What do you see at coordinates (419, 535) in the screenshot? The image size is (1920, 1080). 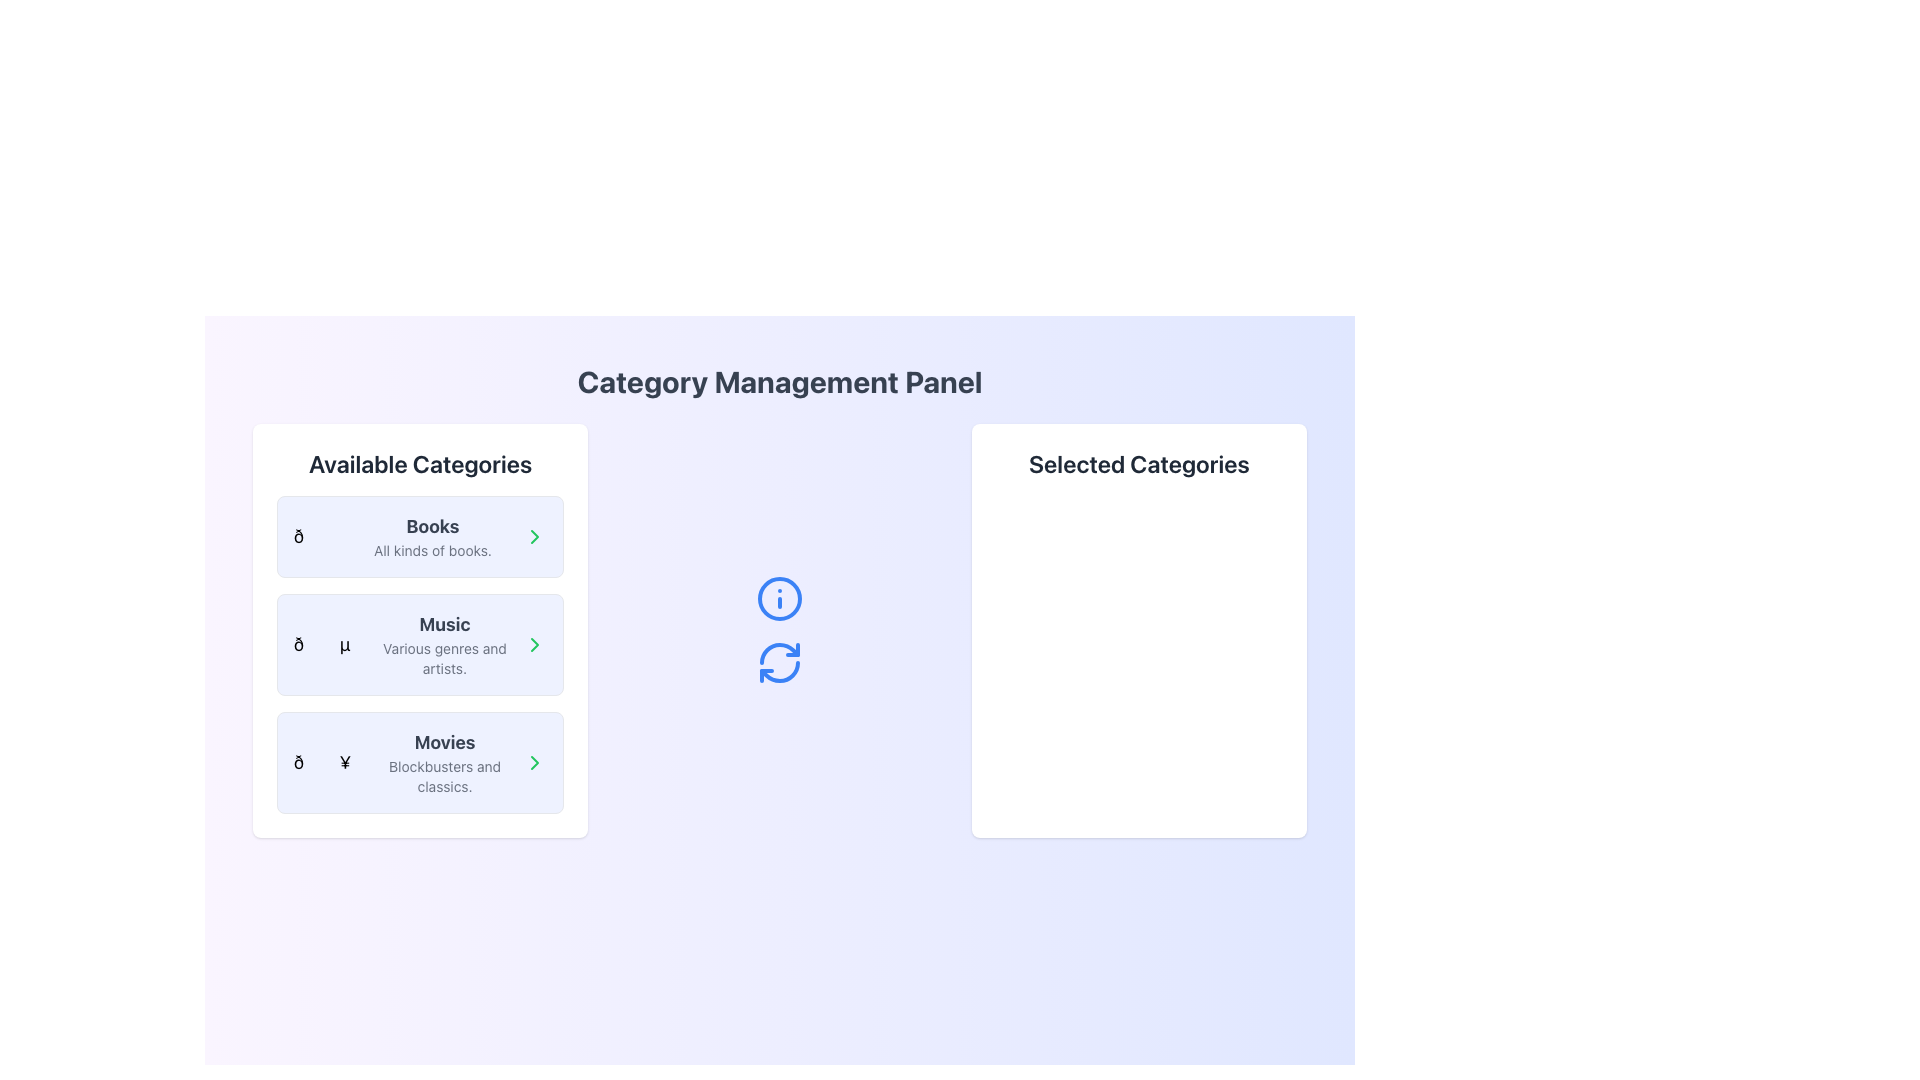 I see `the 'Books' category button, which is the first item in the vertical list of category cards under 'Available Categories'` at bounding box center [419, 535].